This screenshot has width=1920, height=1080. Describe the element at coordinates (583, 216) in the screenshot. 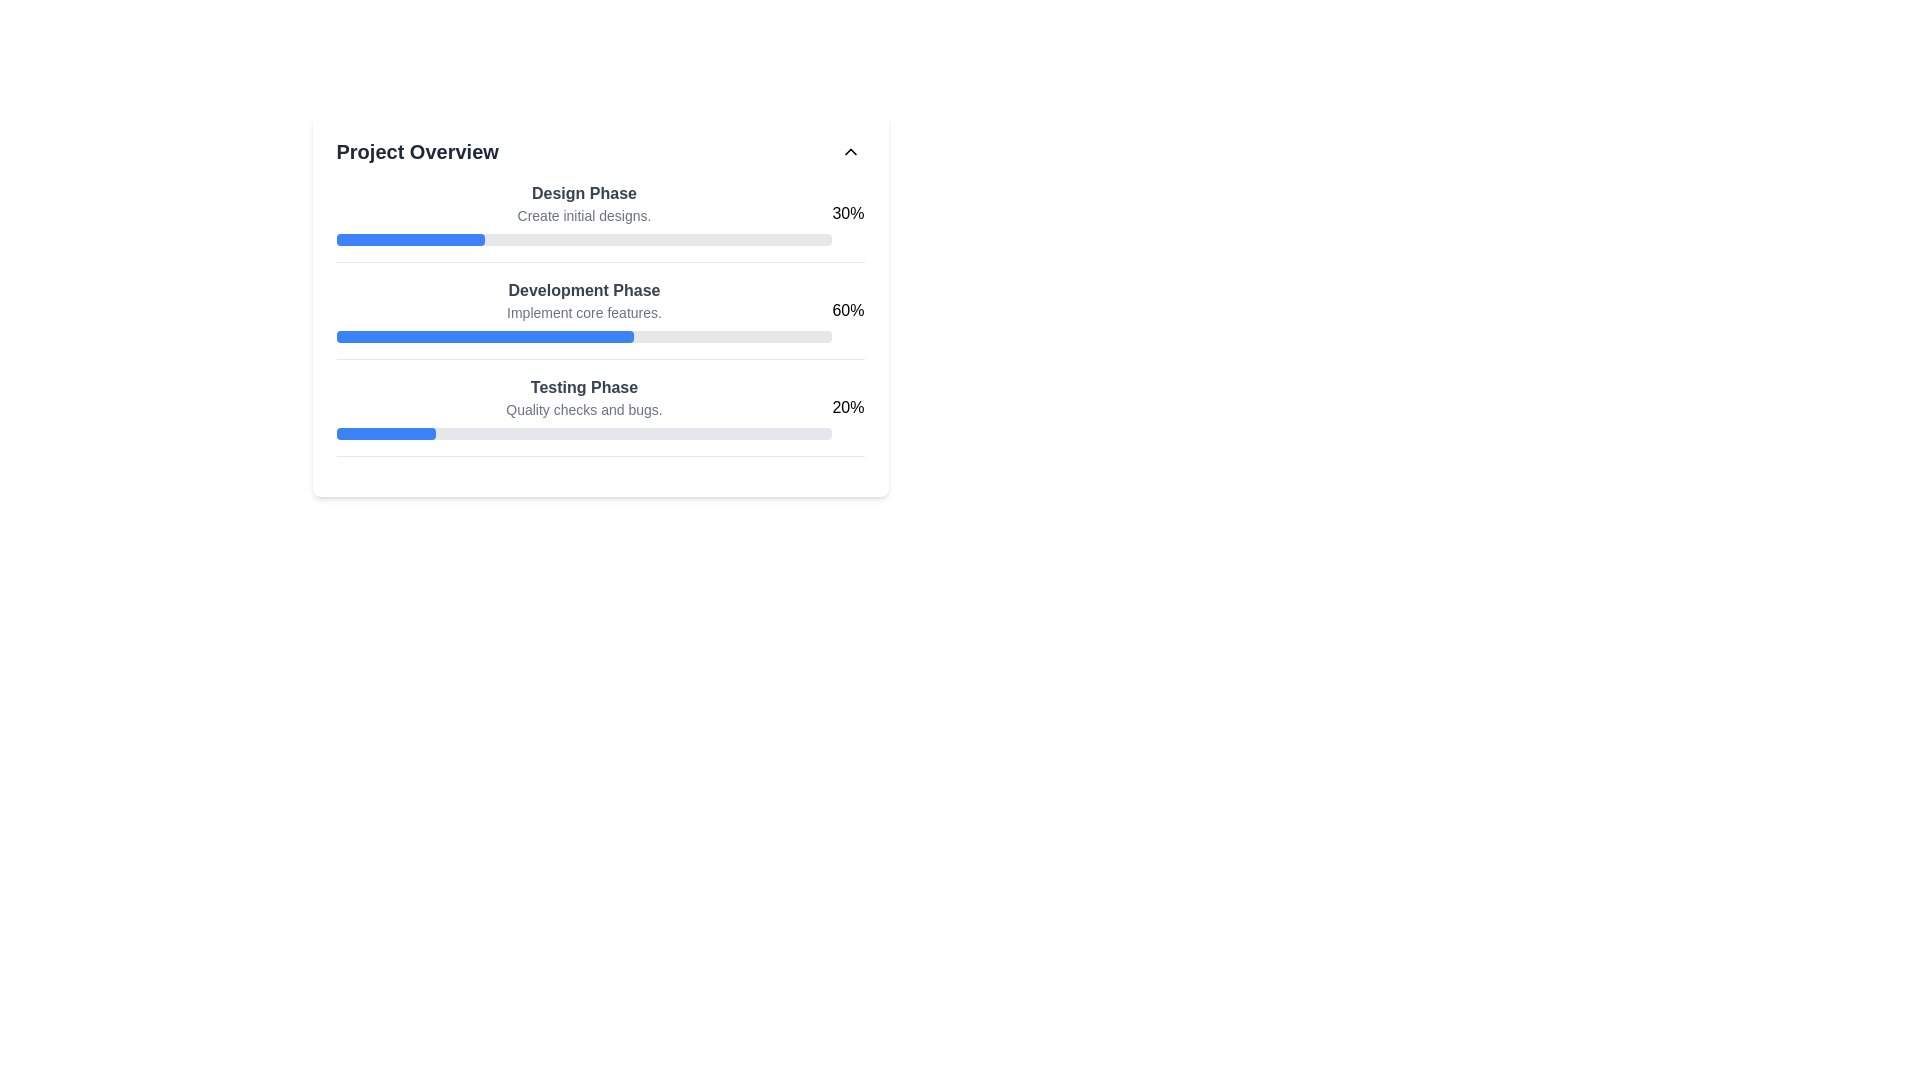

I see `the text label displaying 'Create initial designs.' located under the 'Design Phase' heading` at that location.